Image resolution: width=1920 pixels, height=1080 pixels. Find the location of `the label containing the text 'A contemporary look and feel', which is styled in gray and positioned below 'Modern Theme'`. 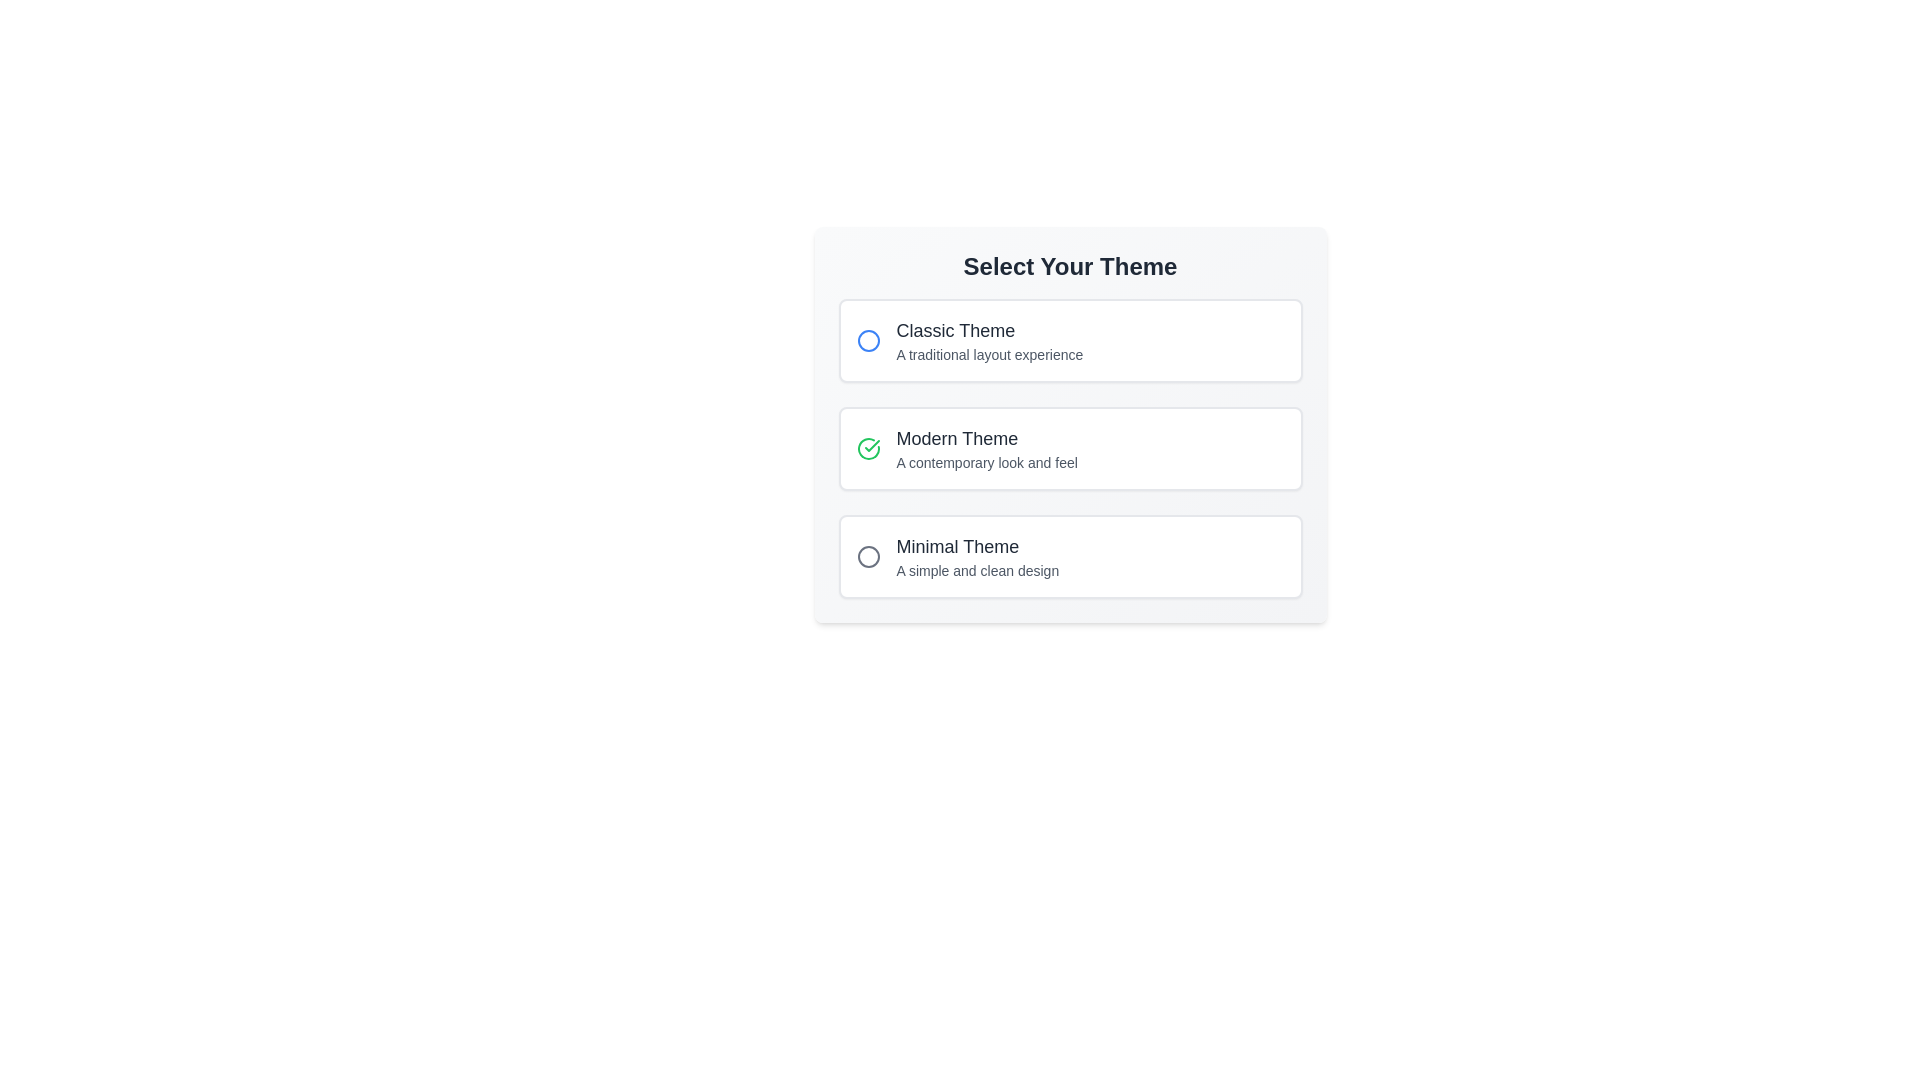

the label containing the text 'A contemporary look and feel', which is styled in gray and positioned below 'Modern Theme' is located at coordinates (987, 462).